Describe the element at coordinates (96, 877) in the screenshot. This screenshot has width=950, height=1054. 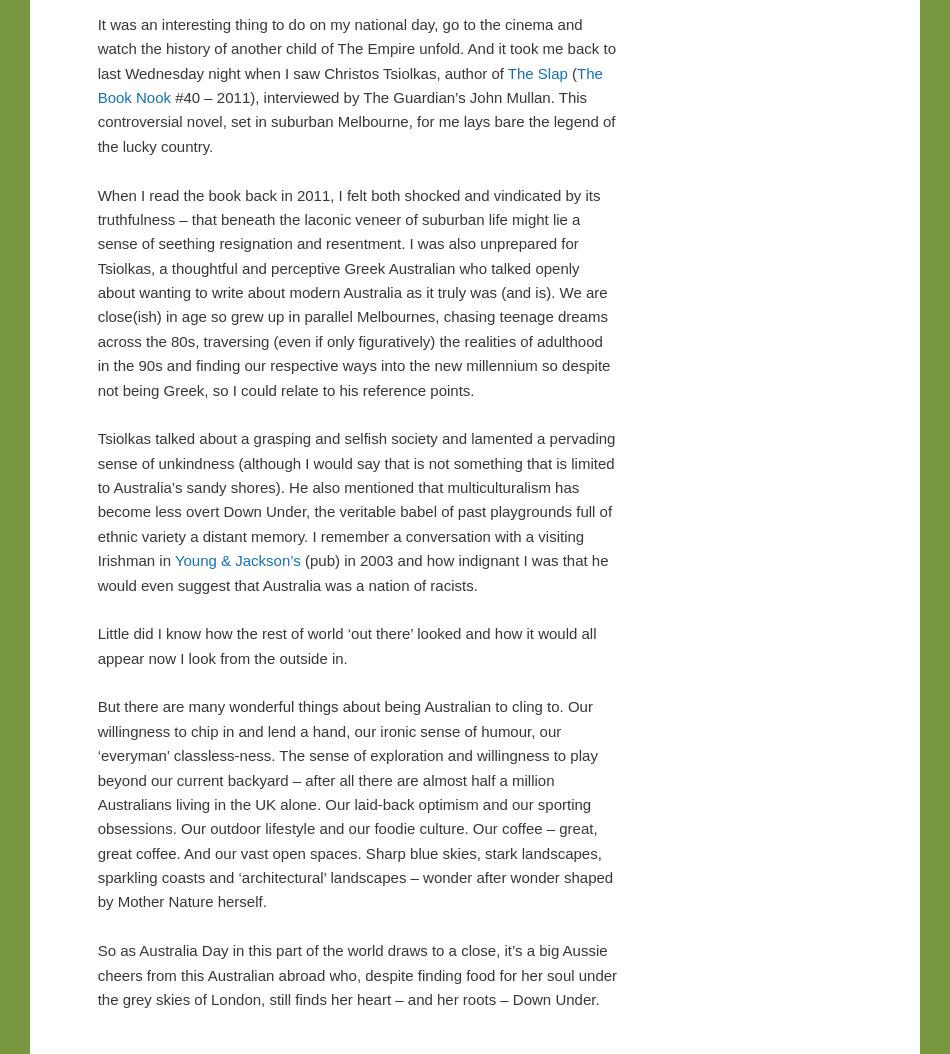
I see `'And our vast open spaces. Sharp blue skies, stark landscapes, sparkling coasts and ‘architectural’ landscapes – wonder after wonder shaped by Mother Nature herself.'` at that location.